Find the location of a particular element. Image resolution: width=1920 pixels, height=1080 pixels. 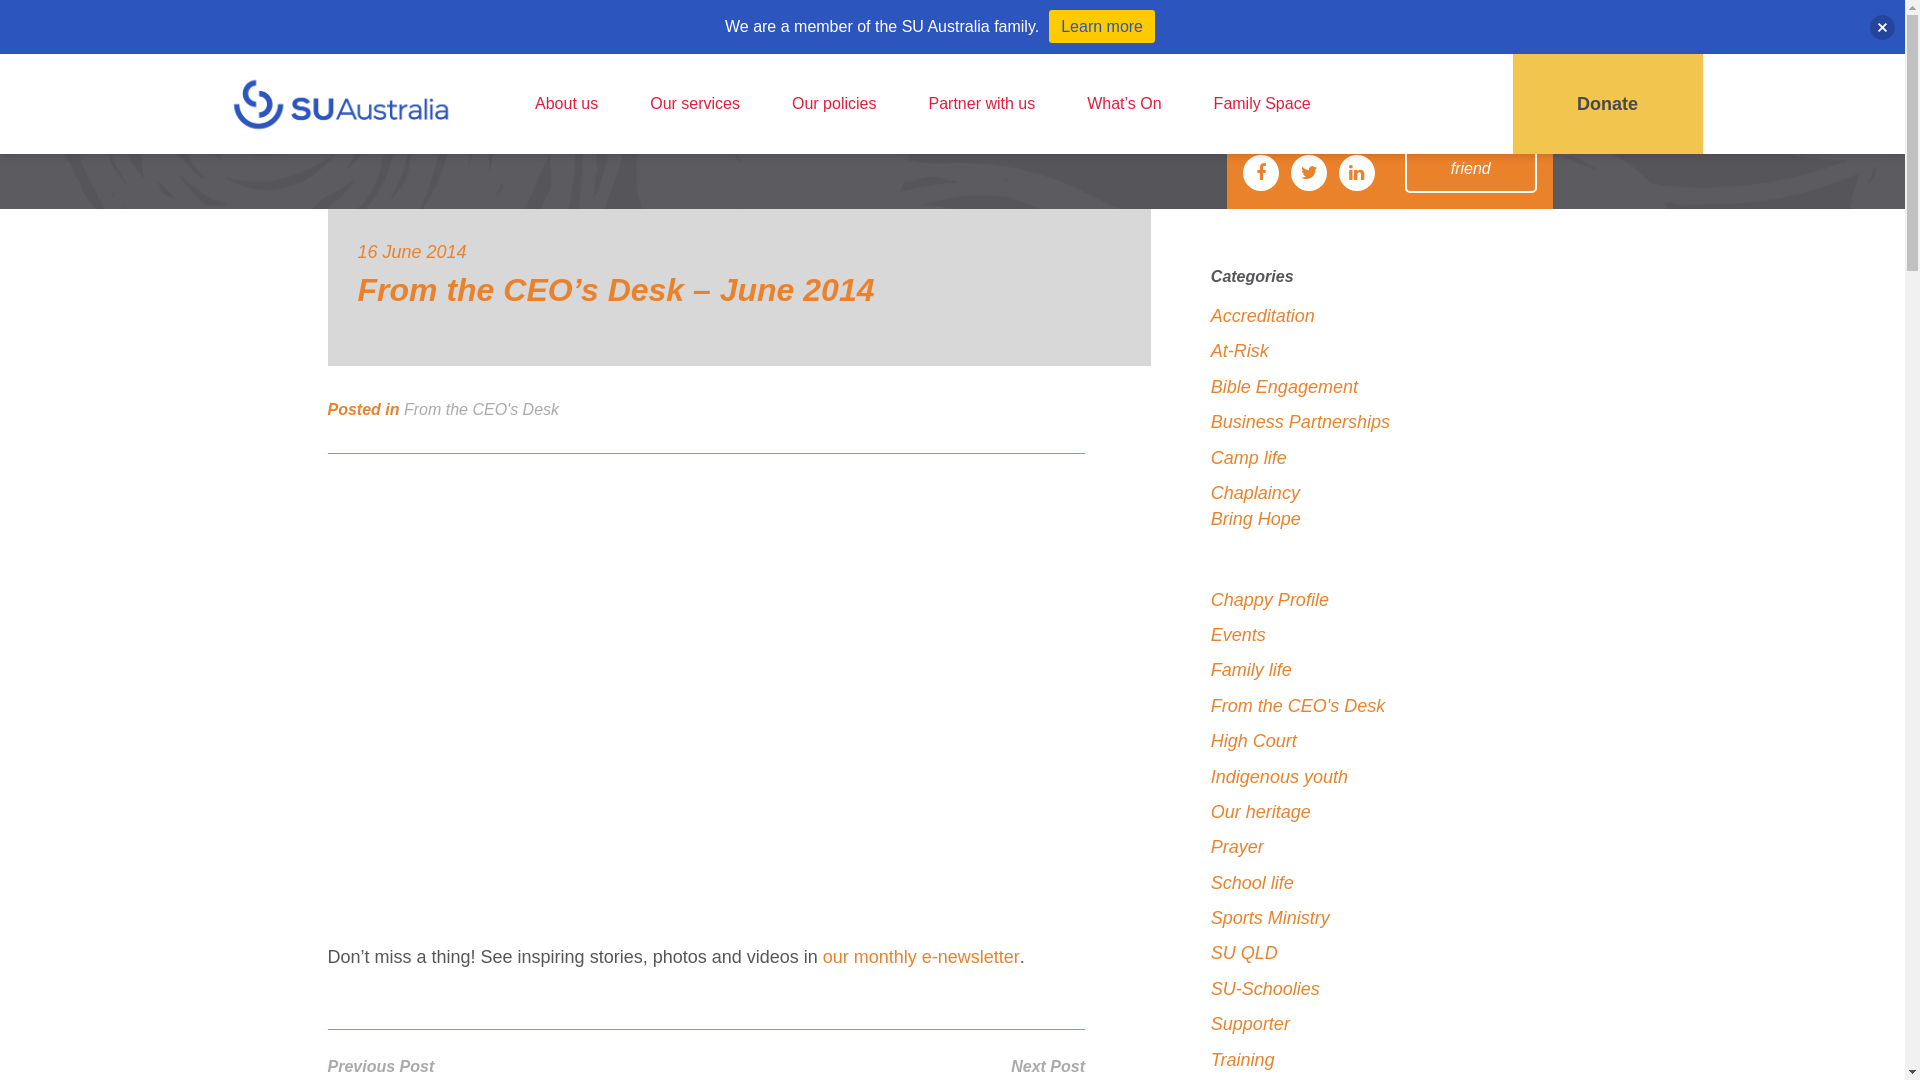

'Donate' is located at coordinates (1607, 104).